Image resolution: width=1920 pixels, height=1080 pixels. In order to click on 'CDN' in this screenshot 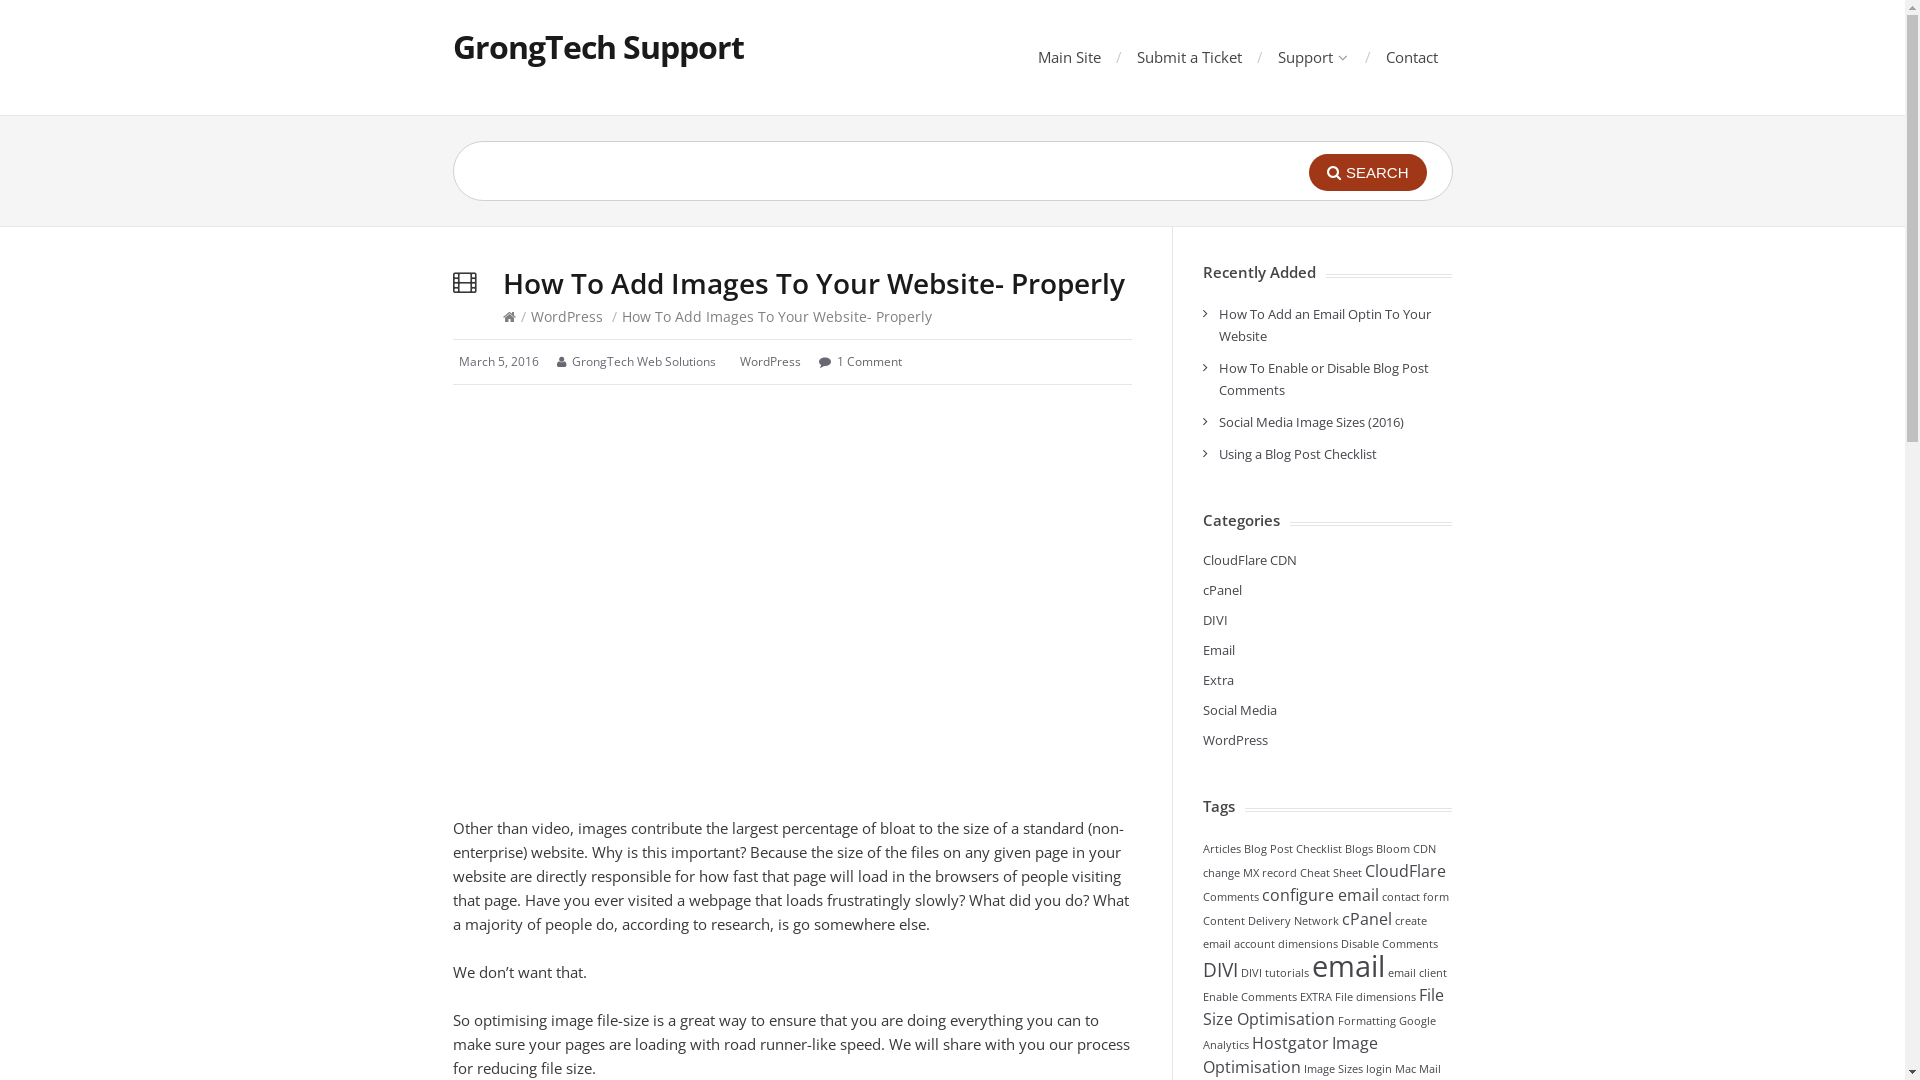, I will do `click(1410, 848)`.